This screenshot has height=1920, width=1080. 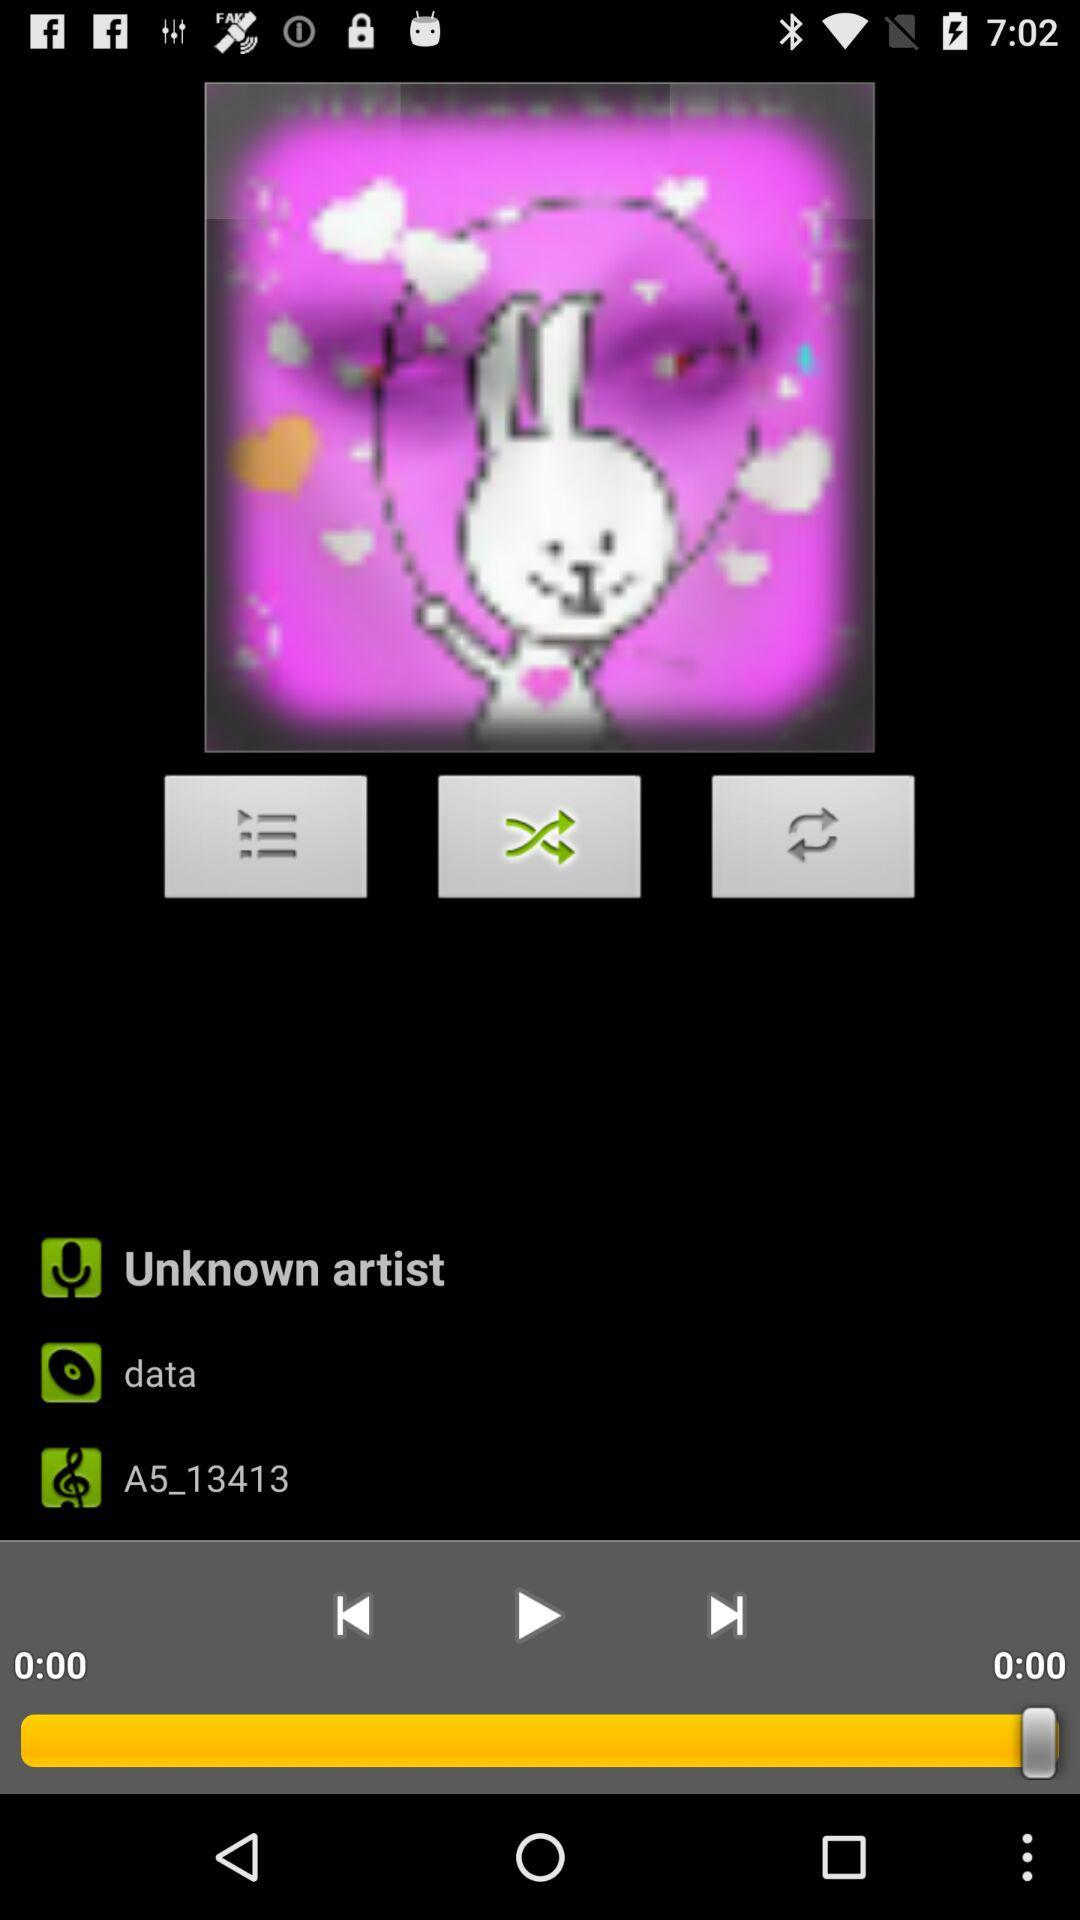 What do you see at coordinates (726, 1615) in the screenshot?
I see `the item to the left of the 0:00 item` at bounding box center [726, 1615].